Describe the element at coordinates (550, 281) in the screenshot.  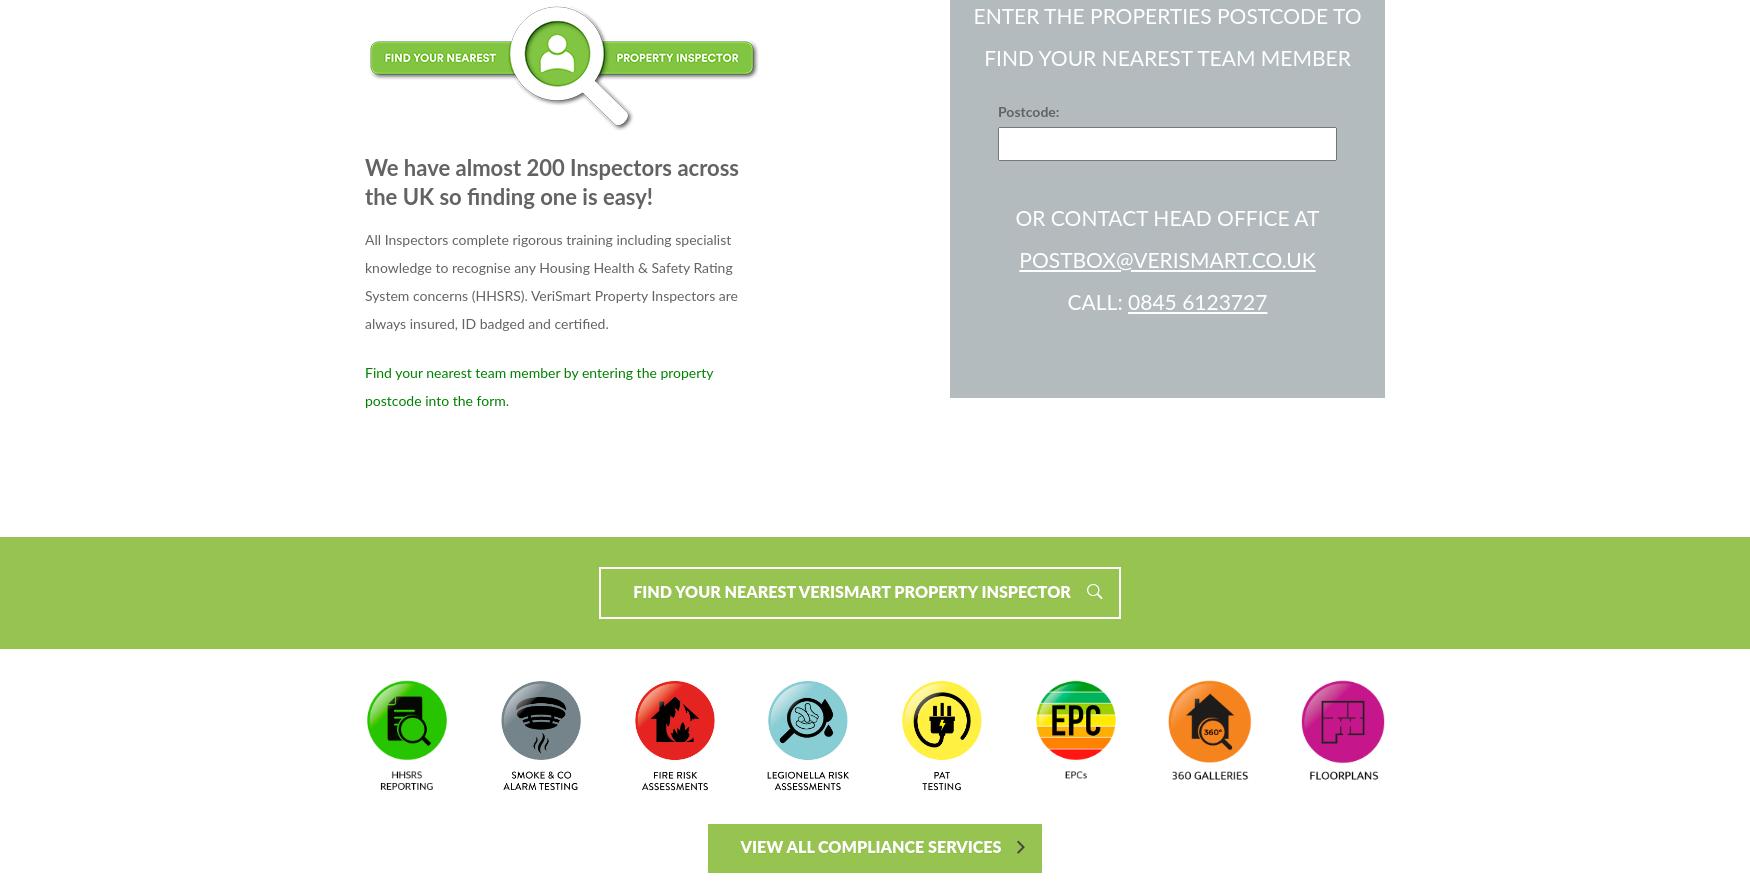
I see `'All Inspectors complete rigorous training including specialist knowledge to recognise any Housing Health & Safety Rating System concerns (HHSRS). VeriSmart Property Inspectors are always insured, ID badged and certified.'` at that location.